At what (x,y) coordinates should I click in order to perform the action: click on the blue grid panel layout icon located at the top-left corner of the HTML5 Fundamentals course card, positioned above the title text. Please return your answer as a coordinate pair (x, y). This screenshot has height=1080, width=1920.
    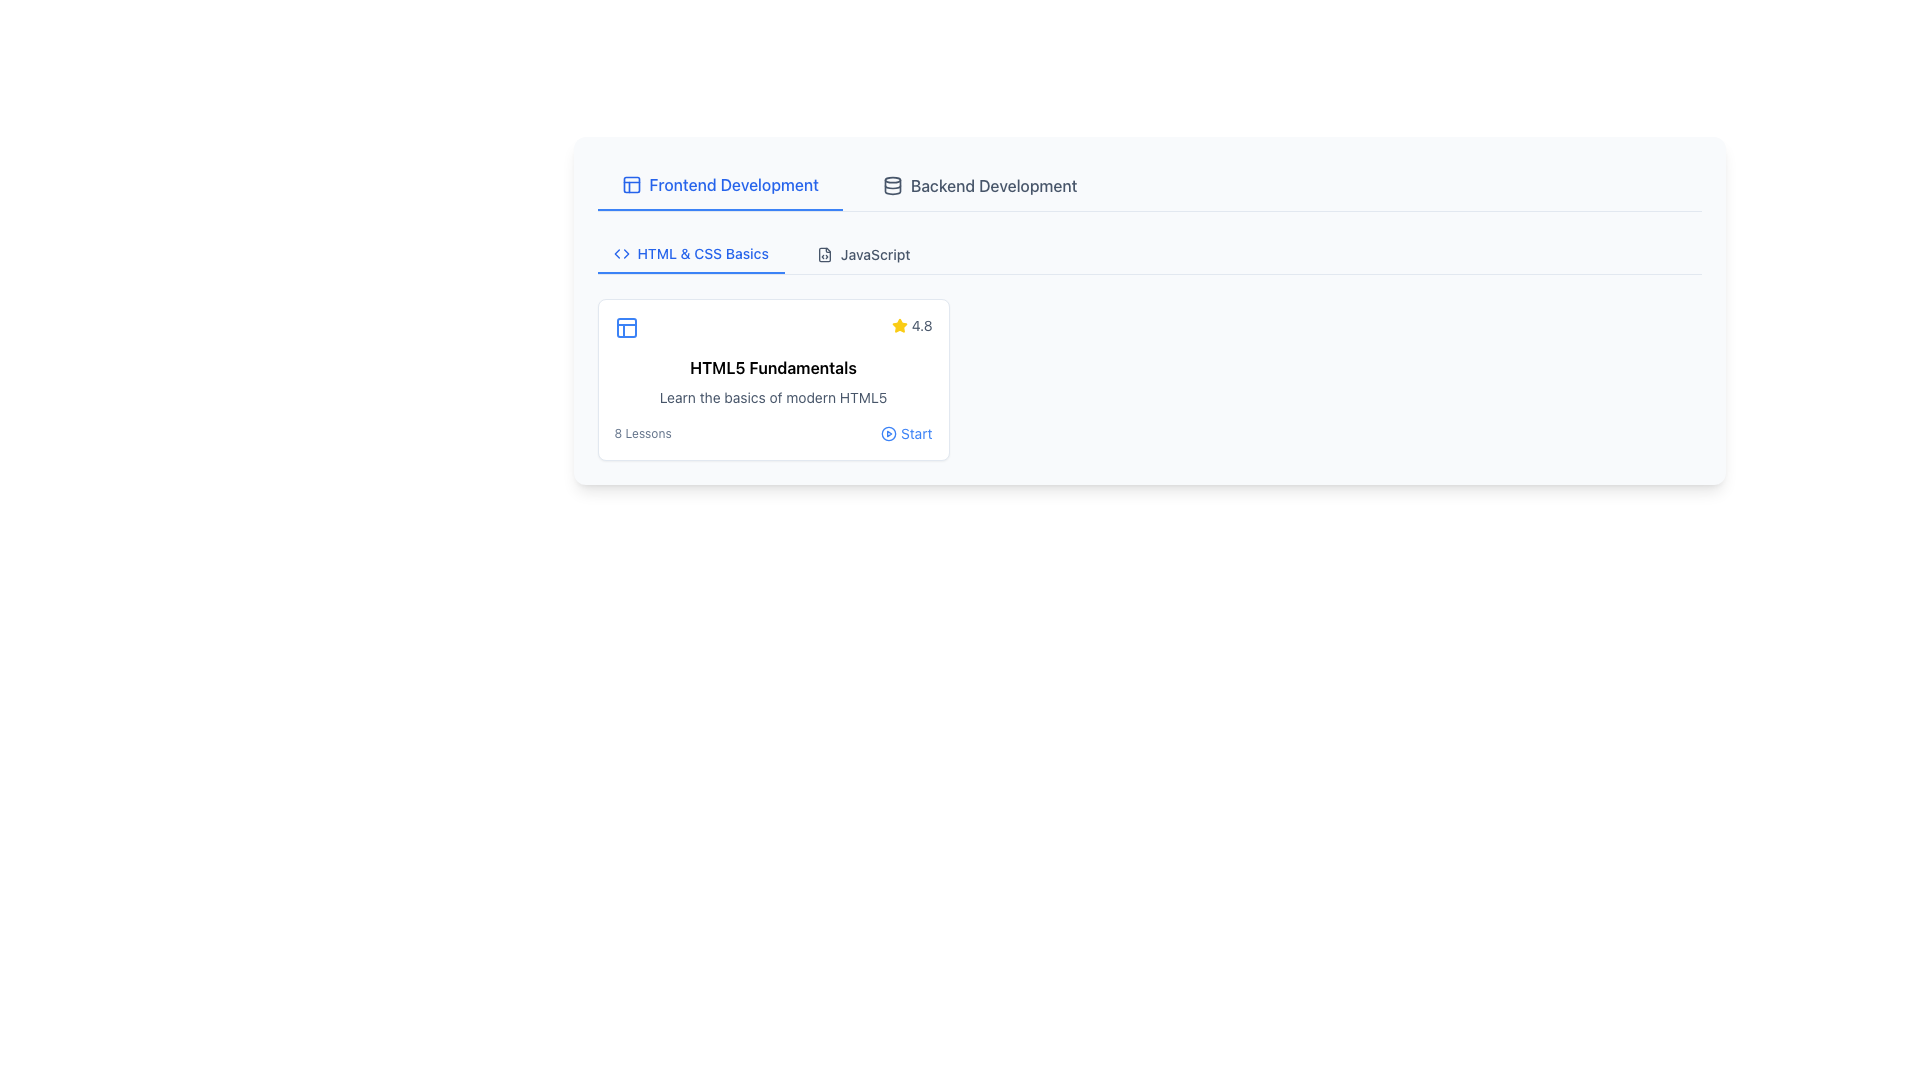
    Looking at the image, I should click on (625, 326).